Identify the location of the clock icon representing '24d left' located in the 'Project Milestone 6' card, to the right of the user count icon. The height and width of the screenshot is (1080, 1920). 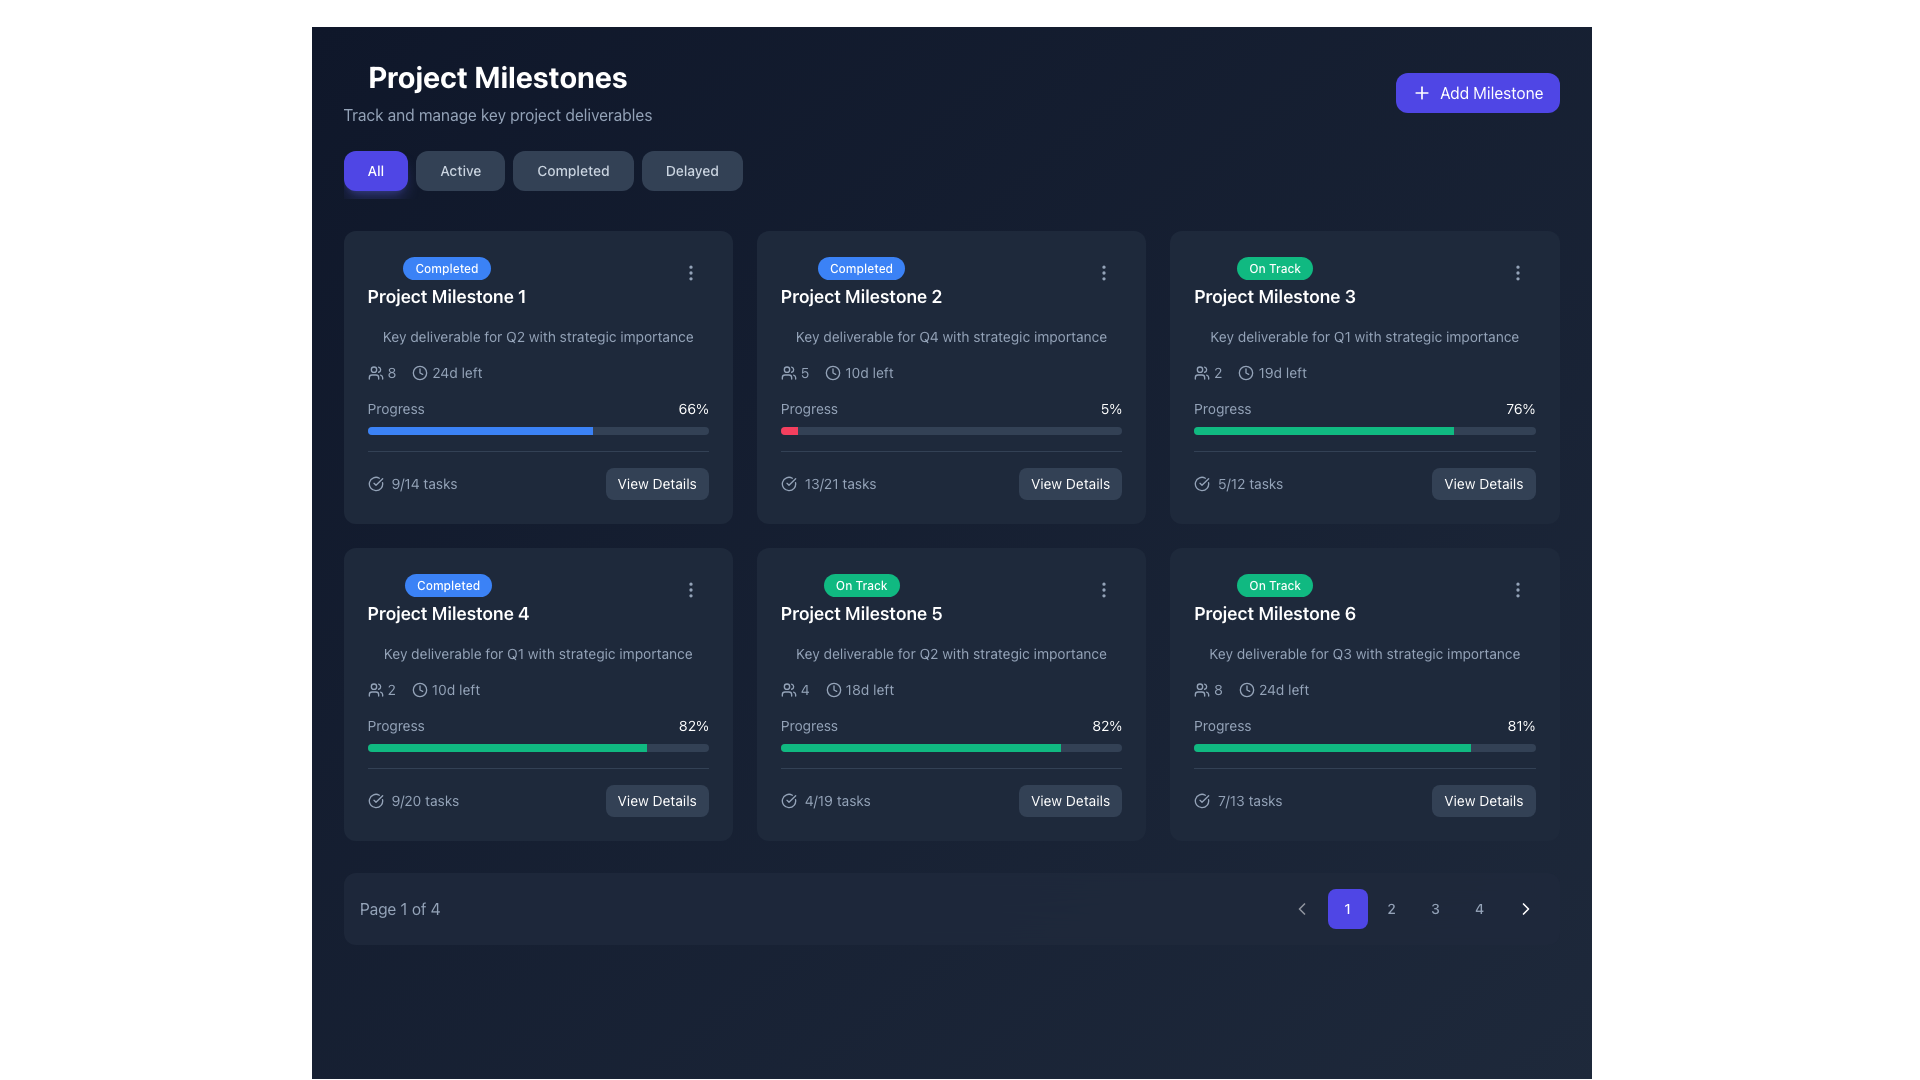
(1246, 689).